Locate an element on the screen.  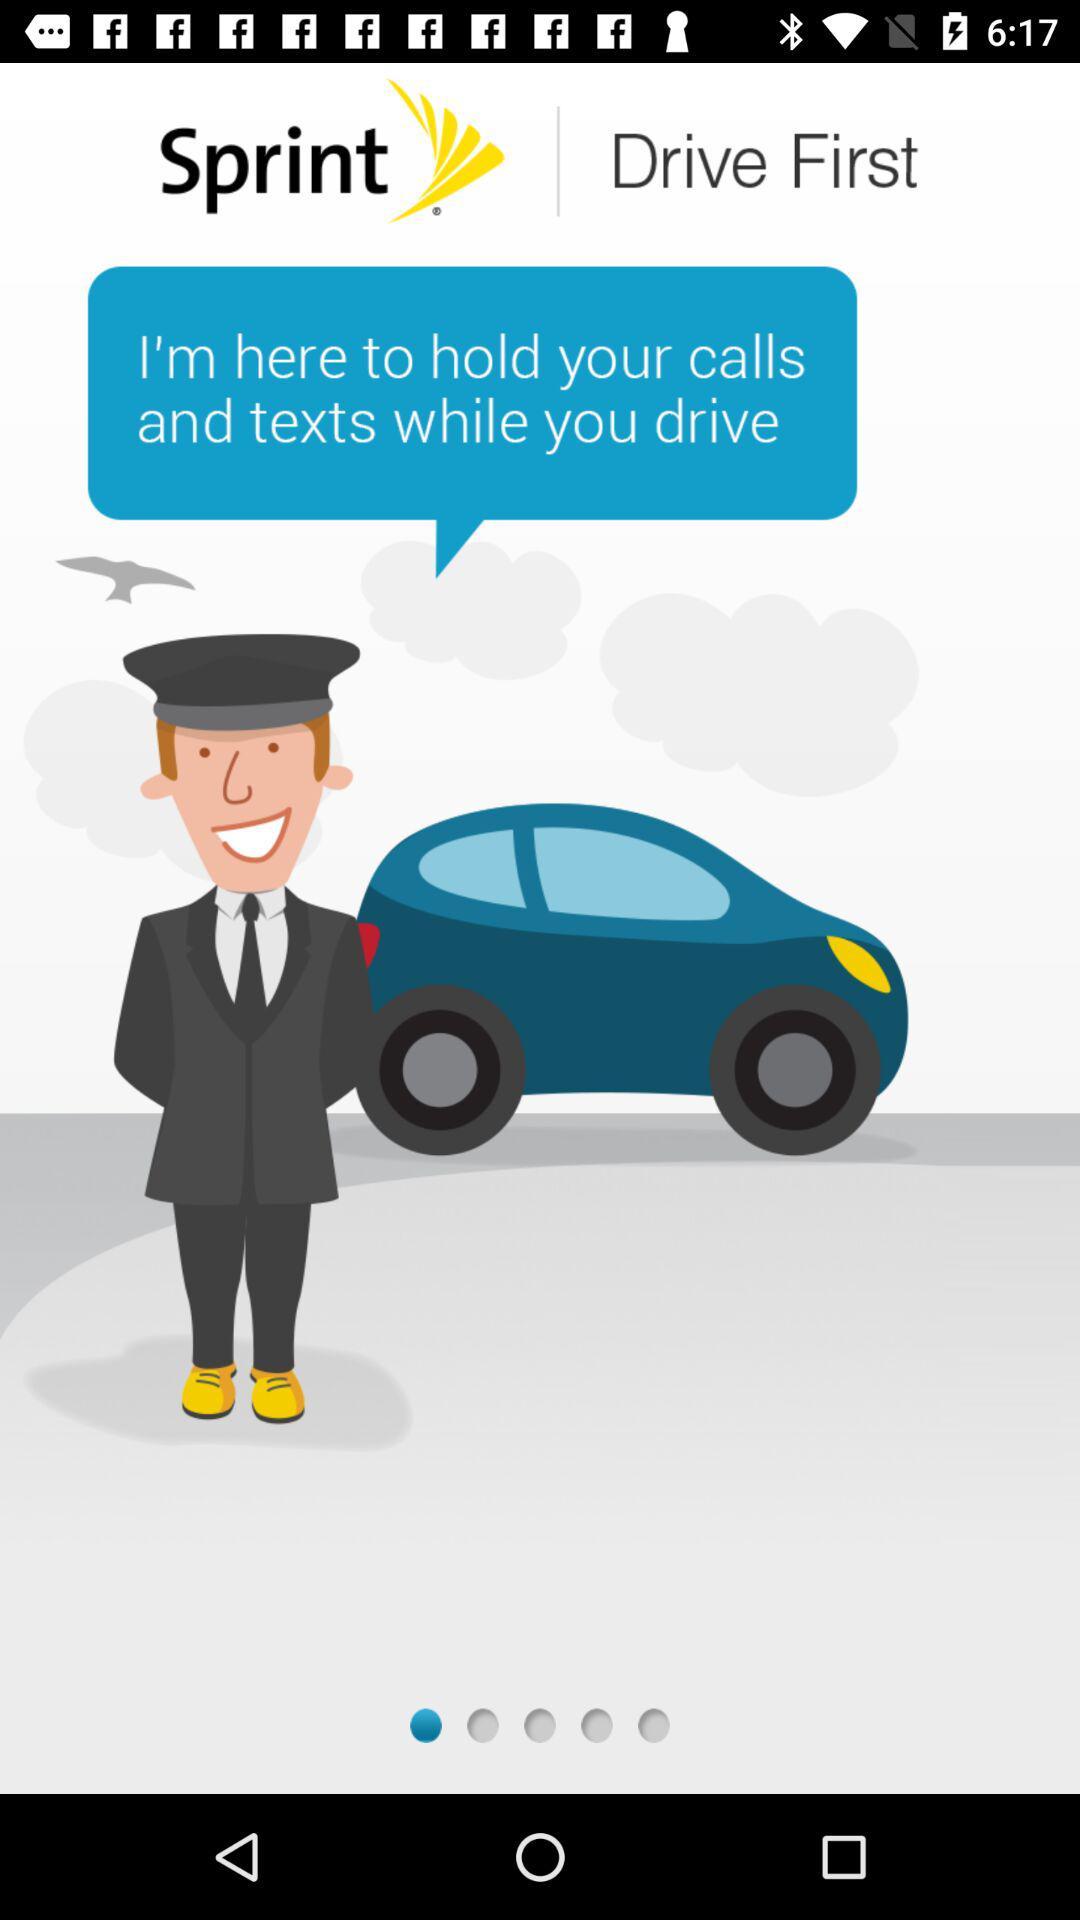
first page is located at coordinates (424, 1724).